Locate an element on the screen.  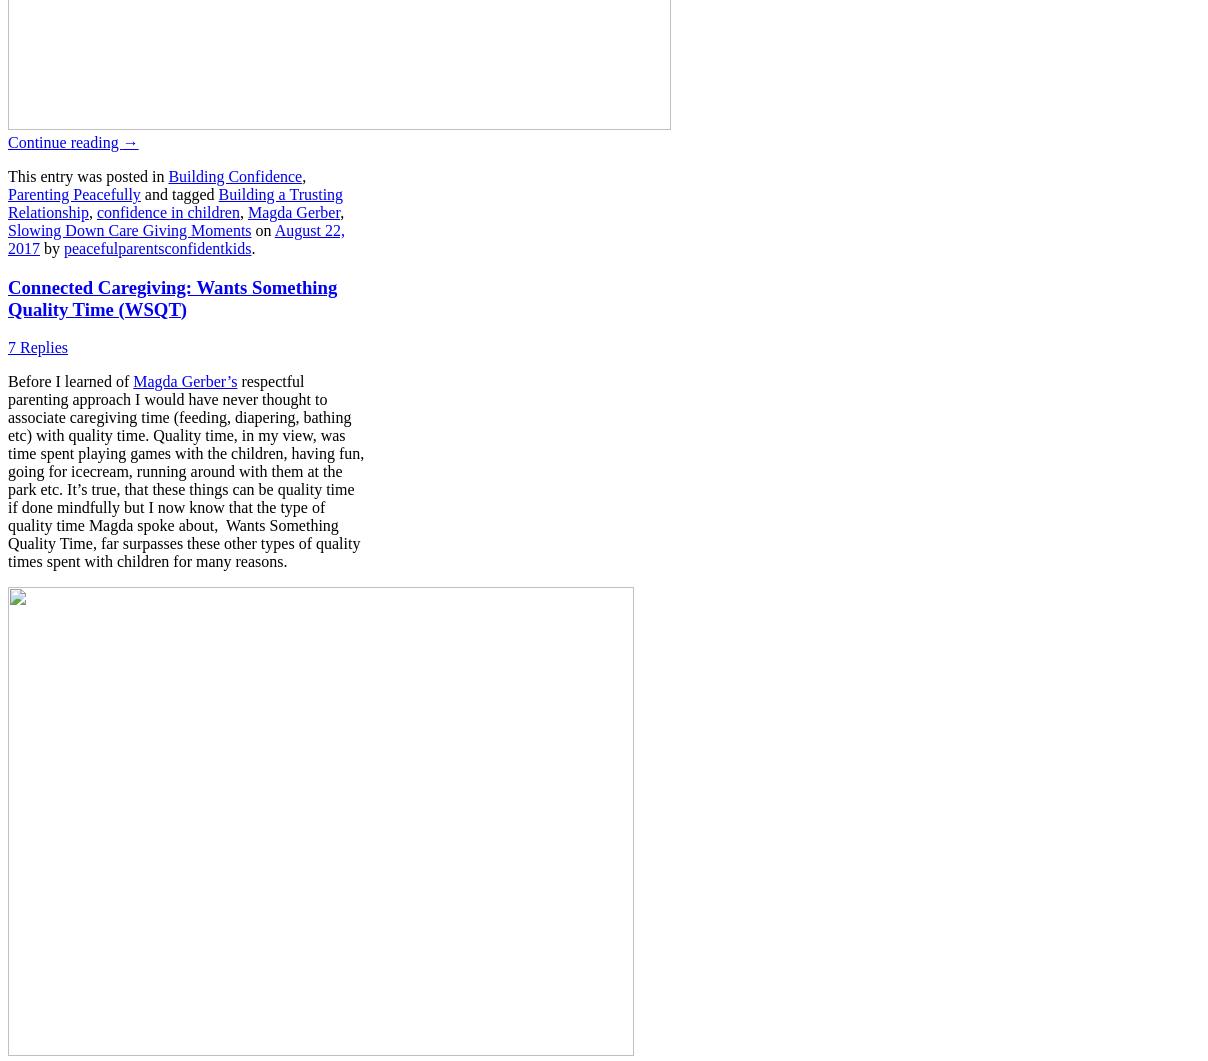
'respectful parenting approach I would have never thought to associate caregiving time (feeding, diapering, bathing etc) with quality time. Quality time, in my view, was time spent playing games with the children, having fun, going for icecream, running around with them at the park etc. It’s true, that these things can be quality time if done mindfully but I now know that the type of quality time Magda spoke about,  Wants Something Quality Time, far surpasses these other types of quality times spent with children for many reasons.' is located at coordinates (186, 471).